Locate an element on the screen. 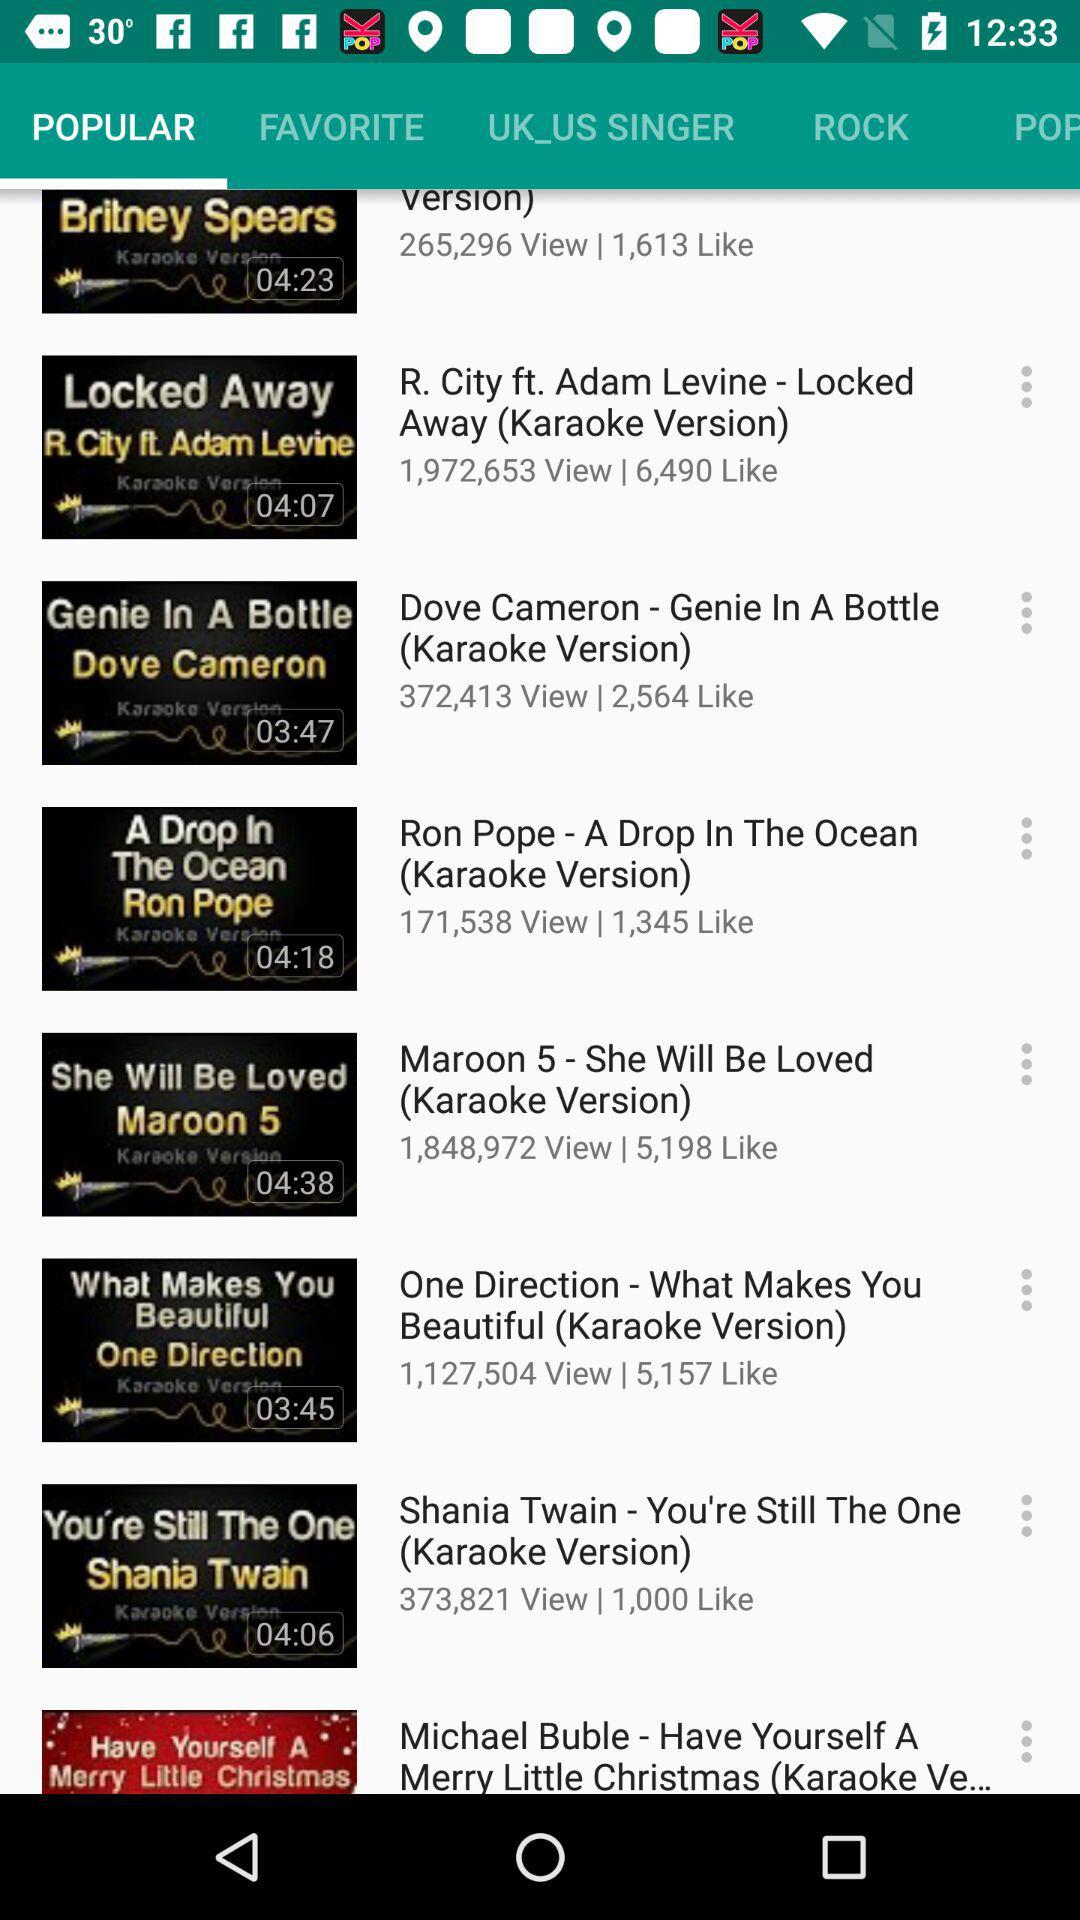  more options is located at coordinates (1016, 1740).